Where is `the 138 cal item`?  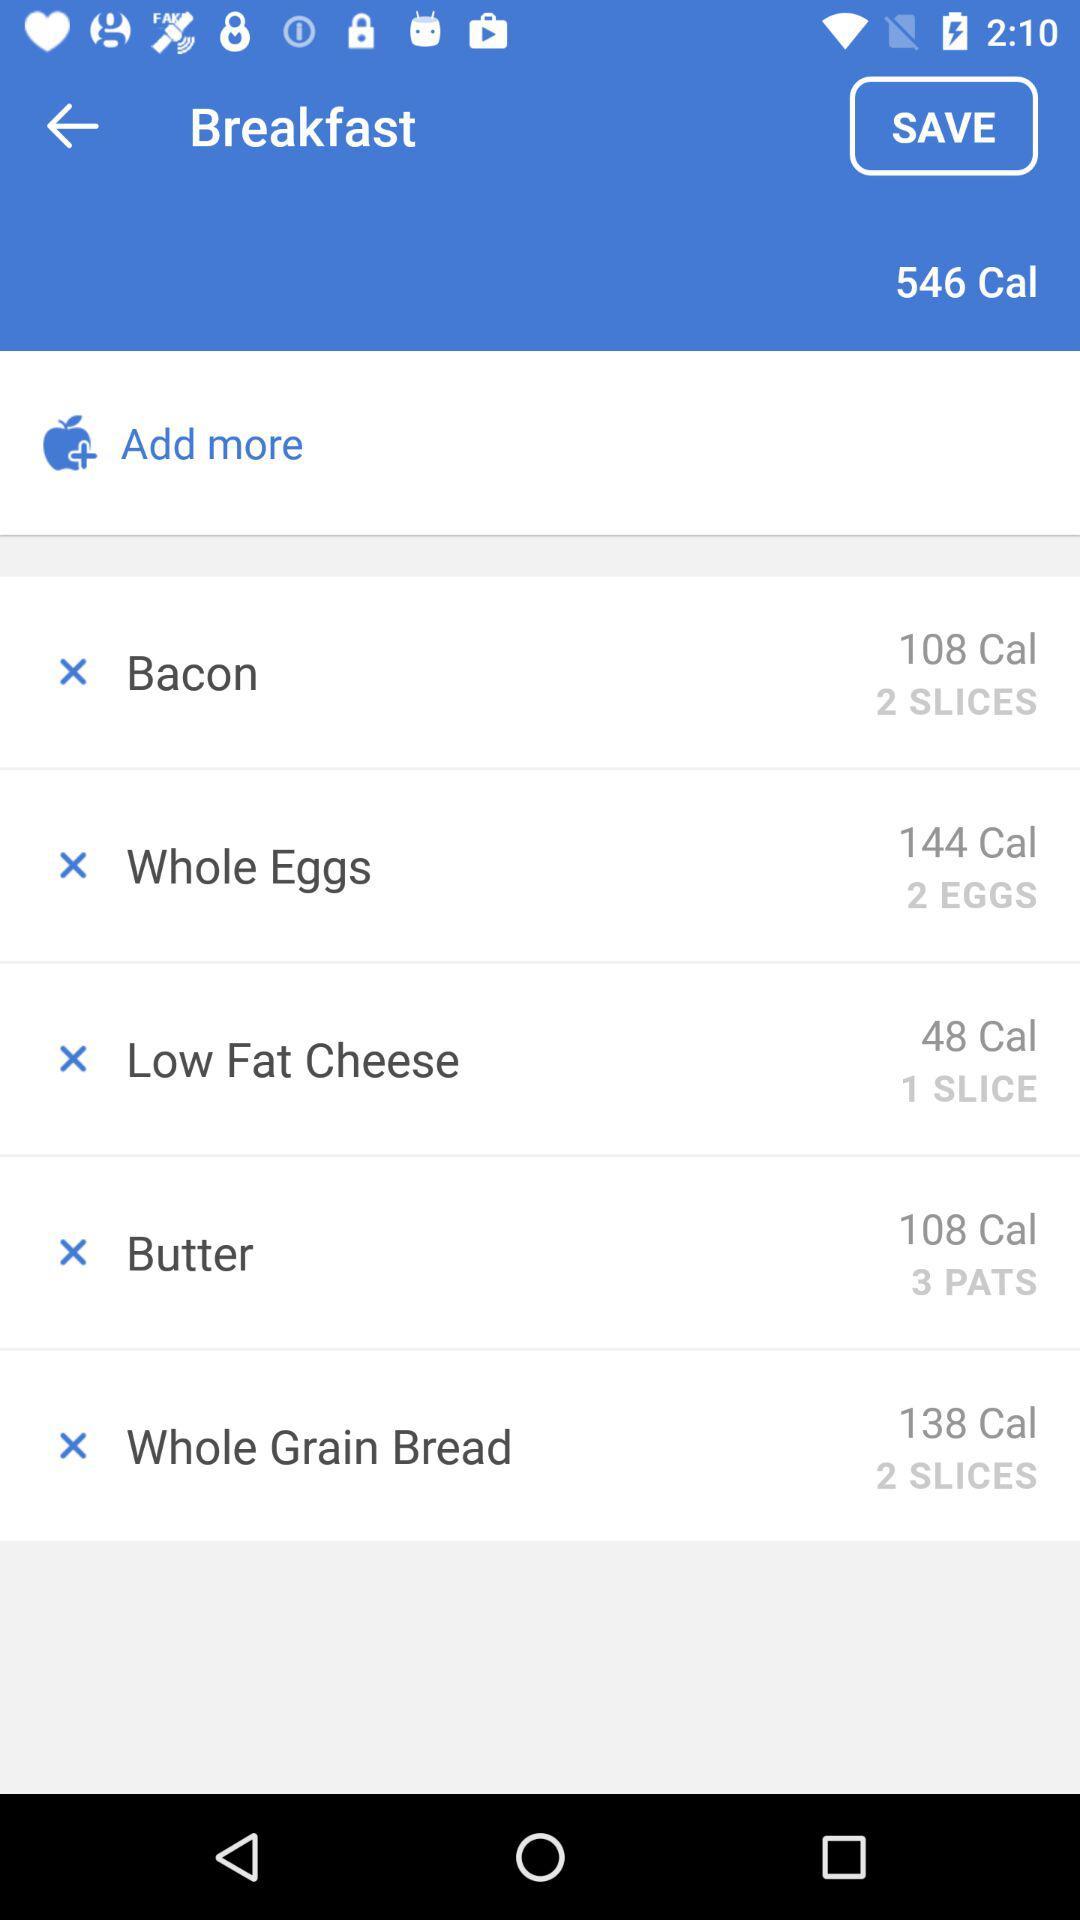
the 138 cal item is located at coordinates (966, 1420).